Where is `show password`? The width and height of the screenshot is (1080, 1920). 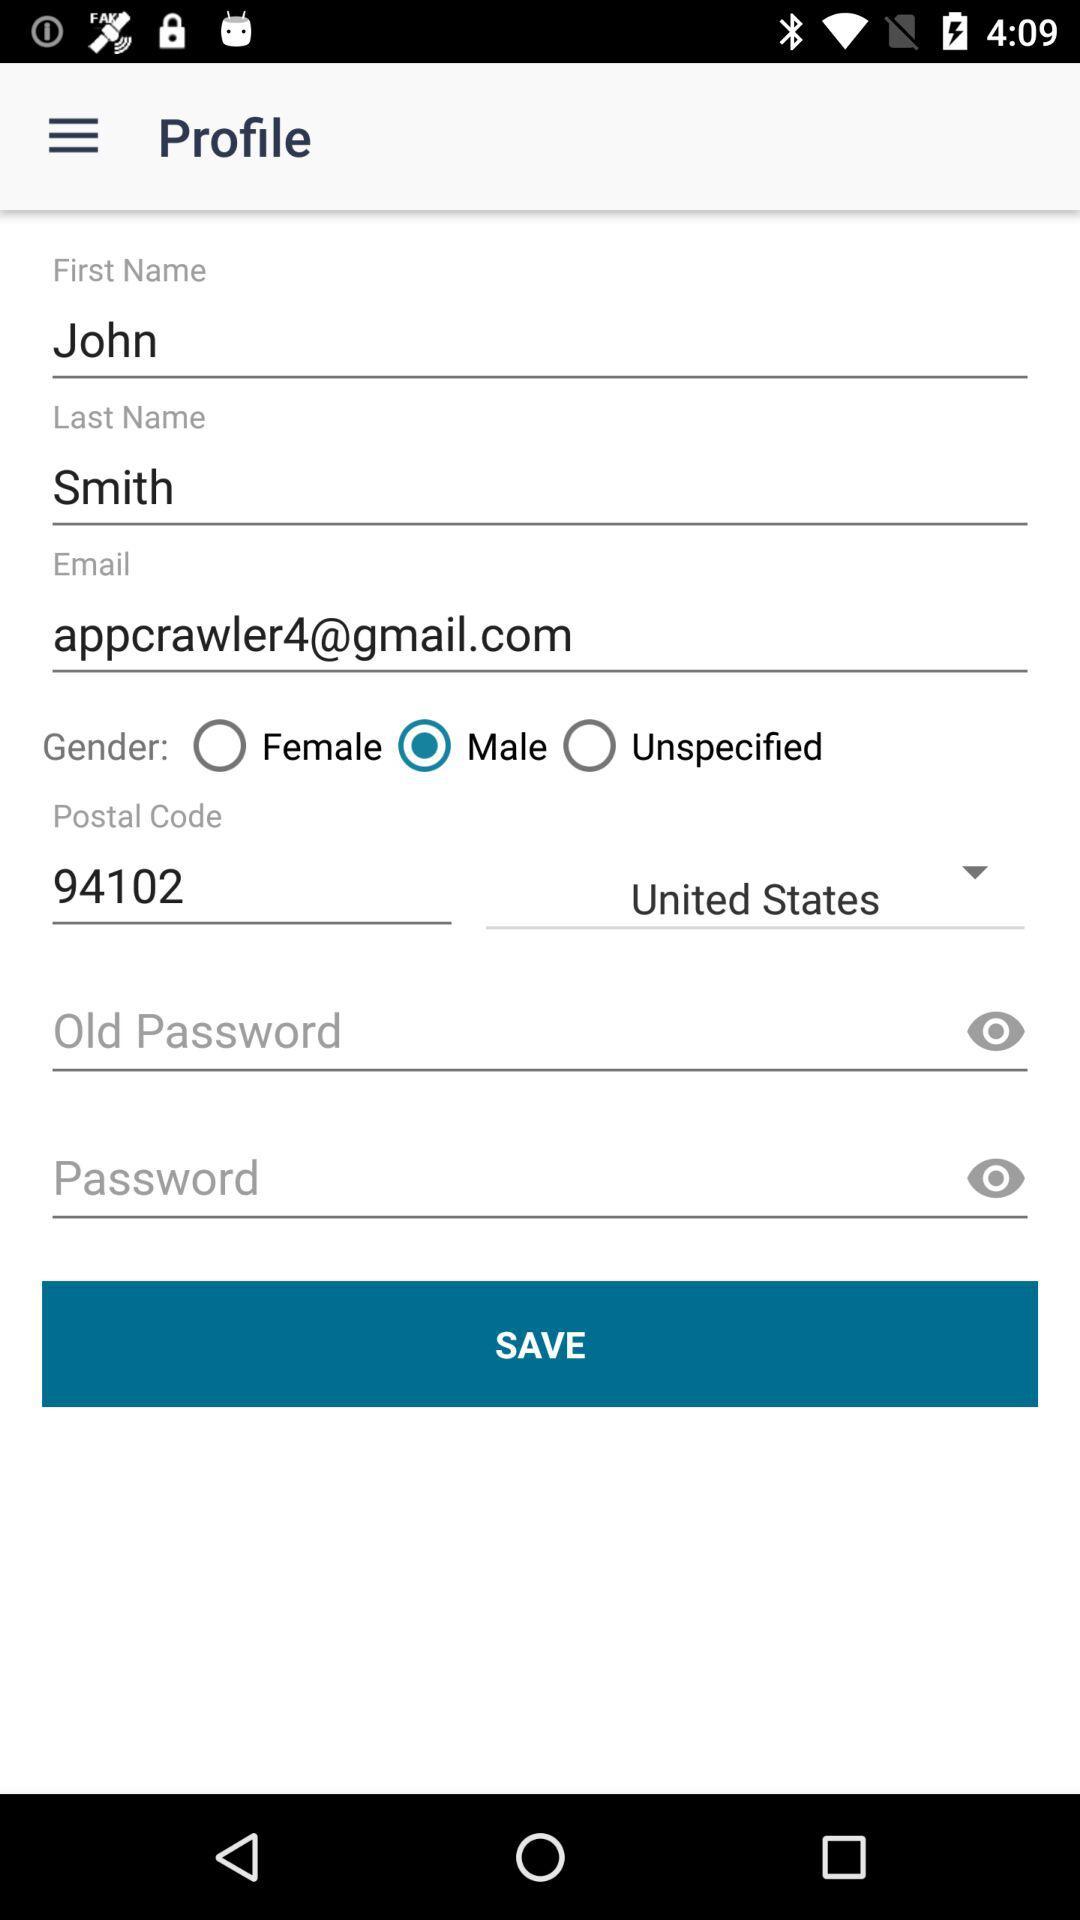
show password is located at coordinates (995, 1032).